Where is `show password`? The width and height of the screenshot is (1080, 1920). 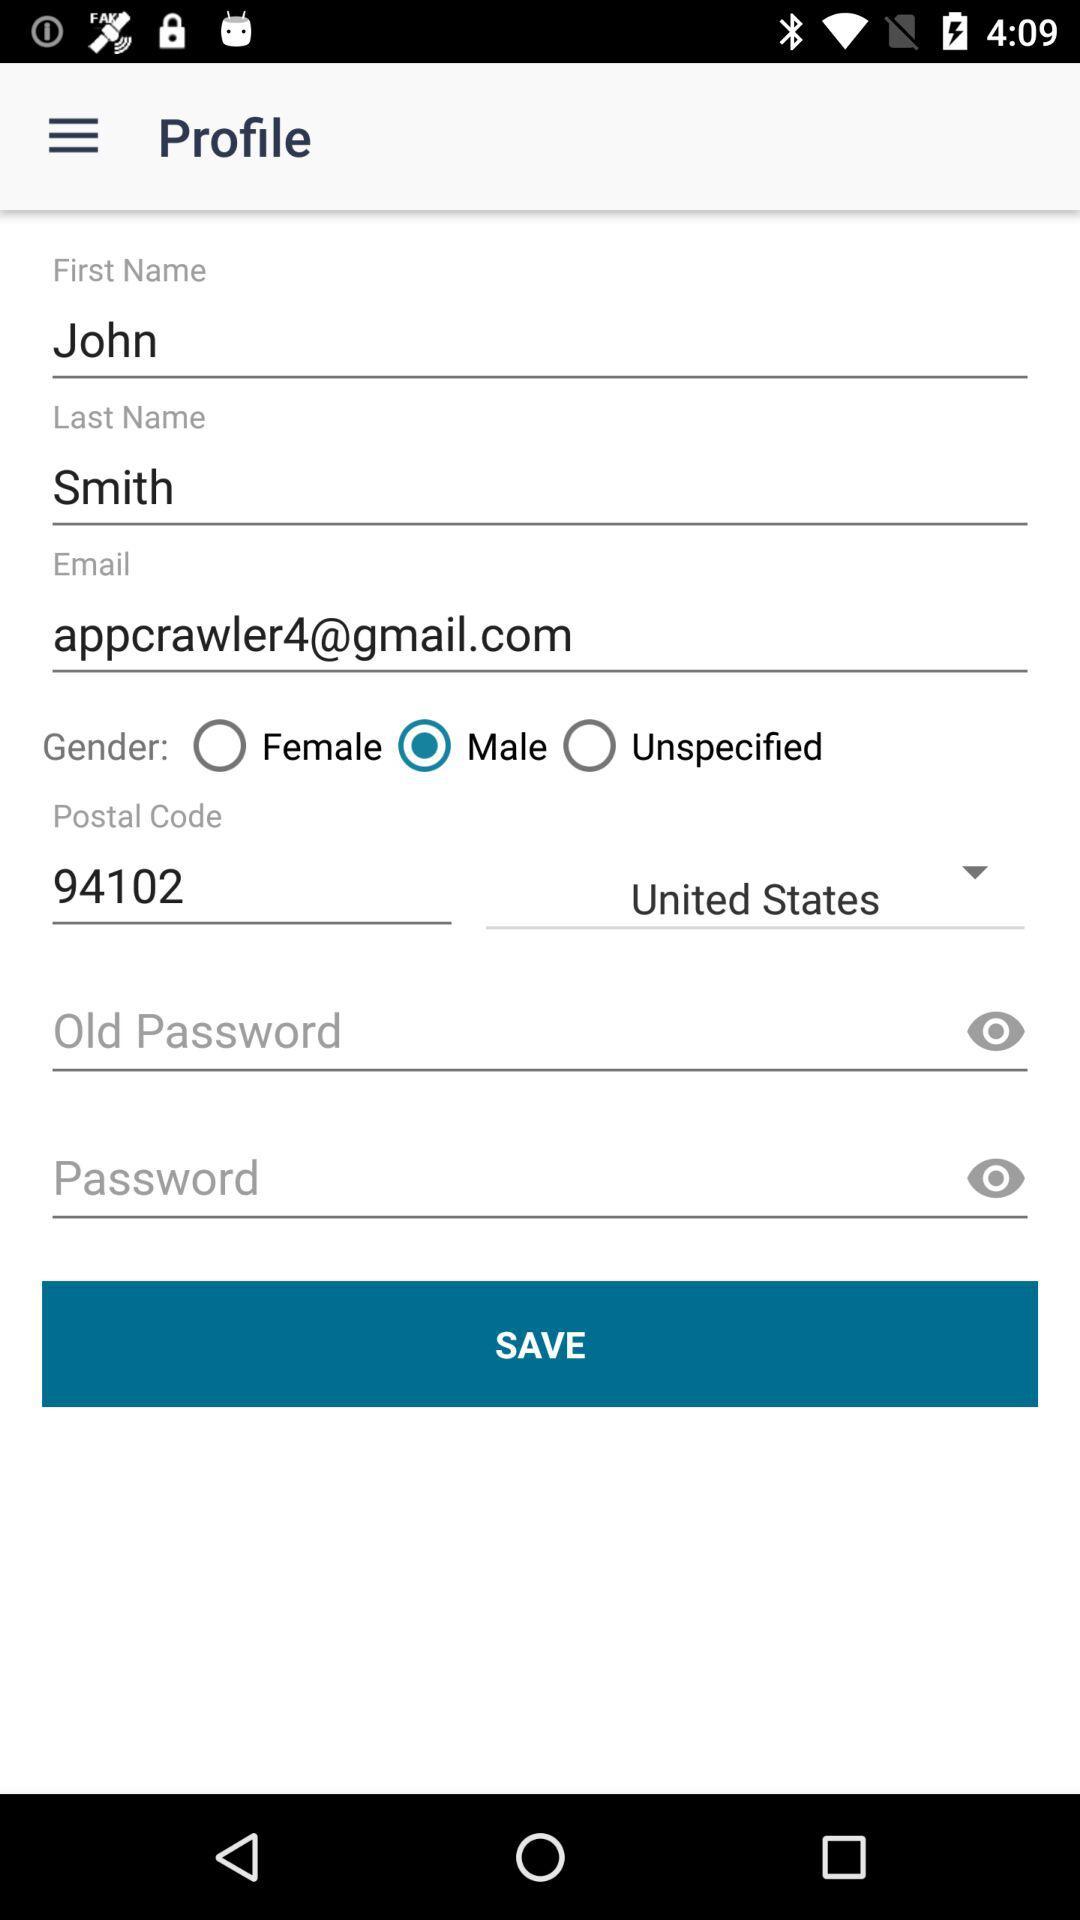
show password is located at coordinates (995, 1032).